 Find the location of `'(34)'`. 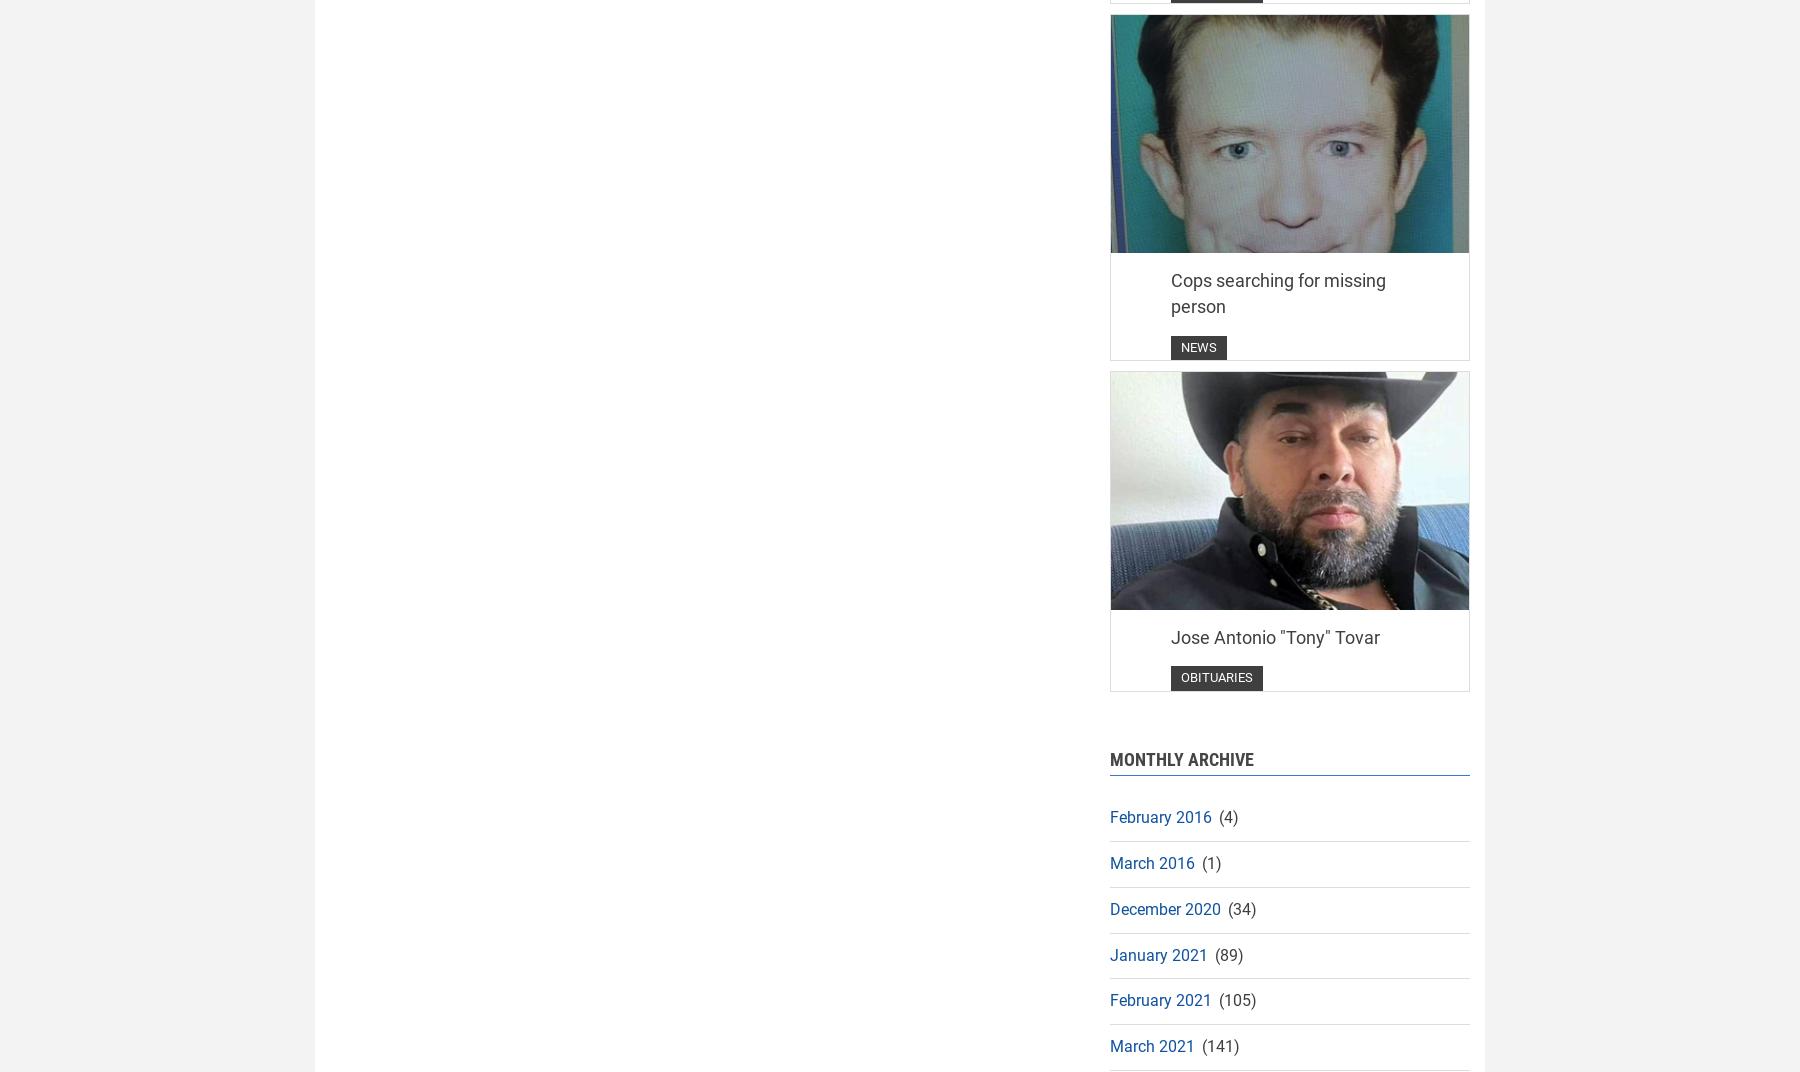

'(34)' is located at coordinates (1223, 908).